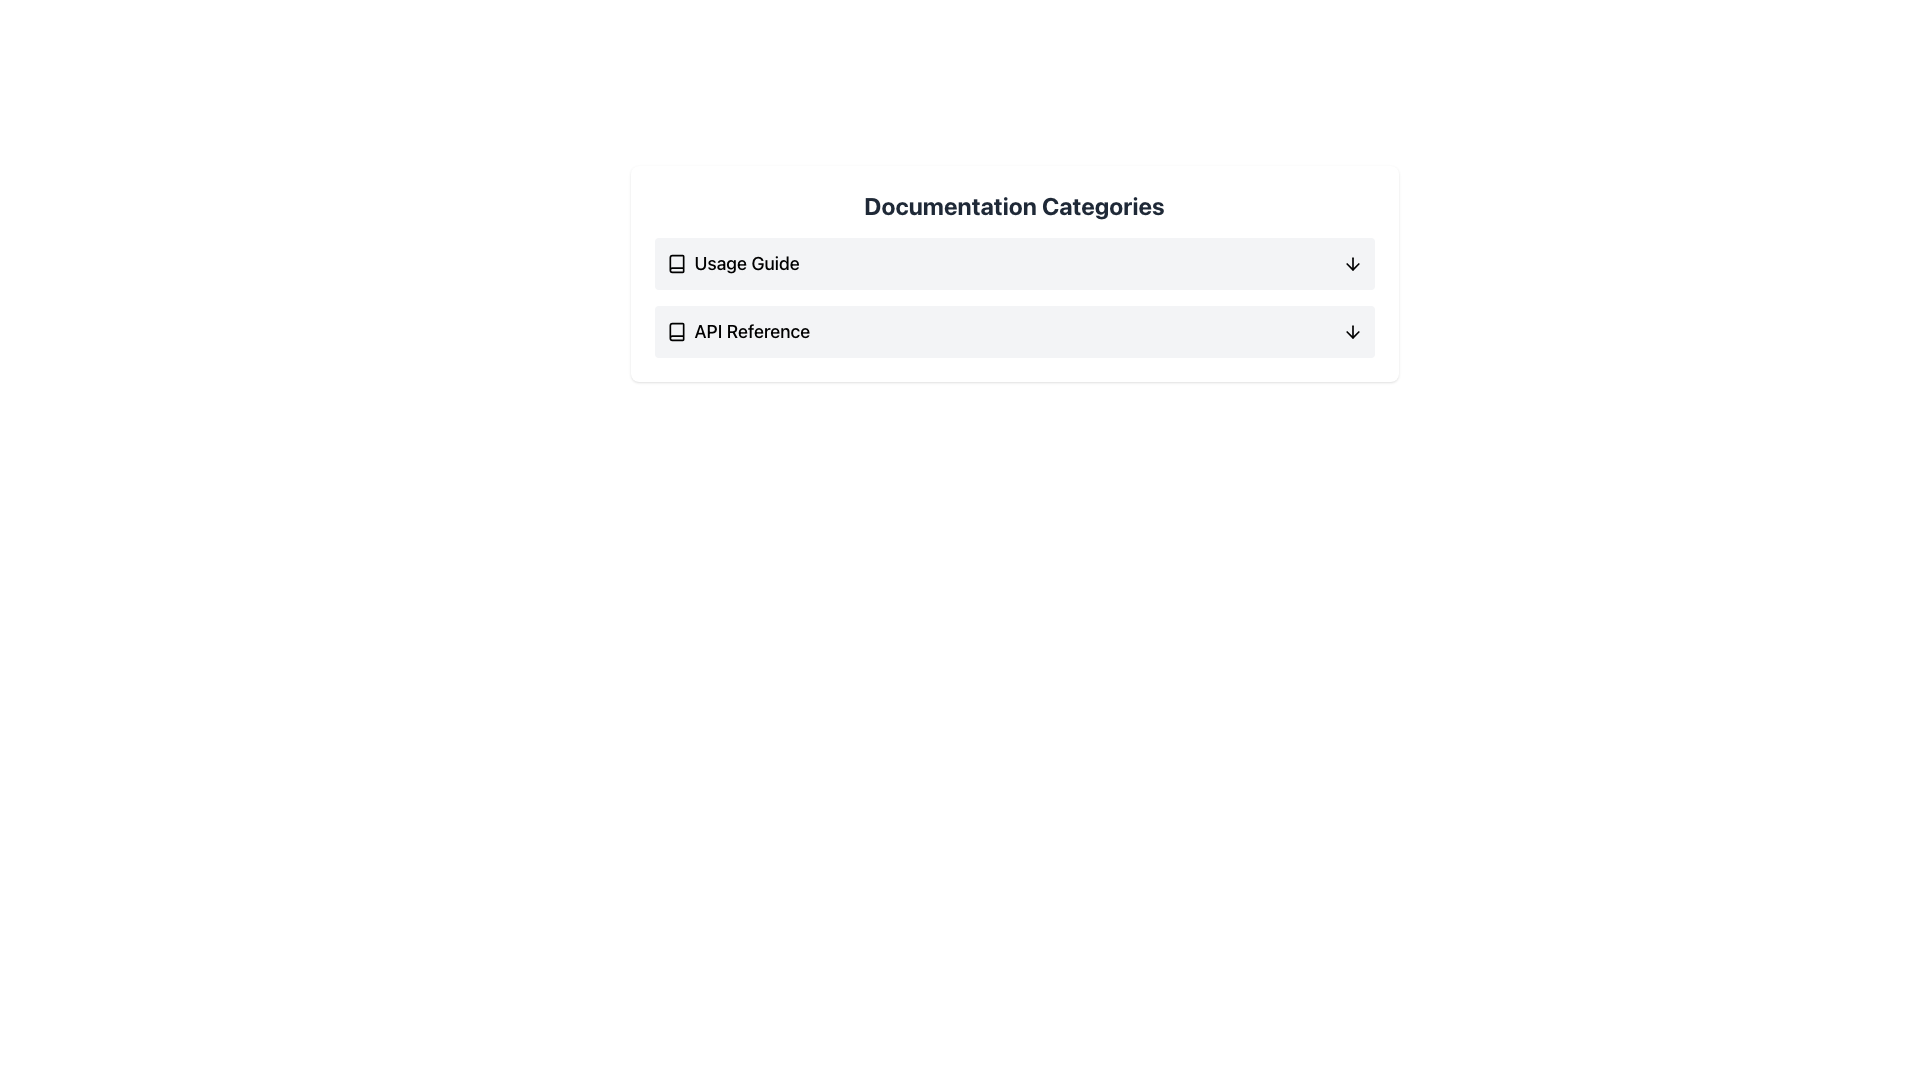  Describe the element at coordinates (676, 330) in the screenshot. I see `the icon representing the 'API Reference' category, which is located in the second row of the 'Documentation Categories' section, preceding the text label` at that location.